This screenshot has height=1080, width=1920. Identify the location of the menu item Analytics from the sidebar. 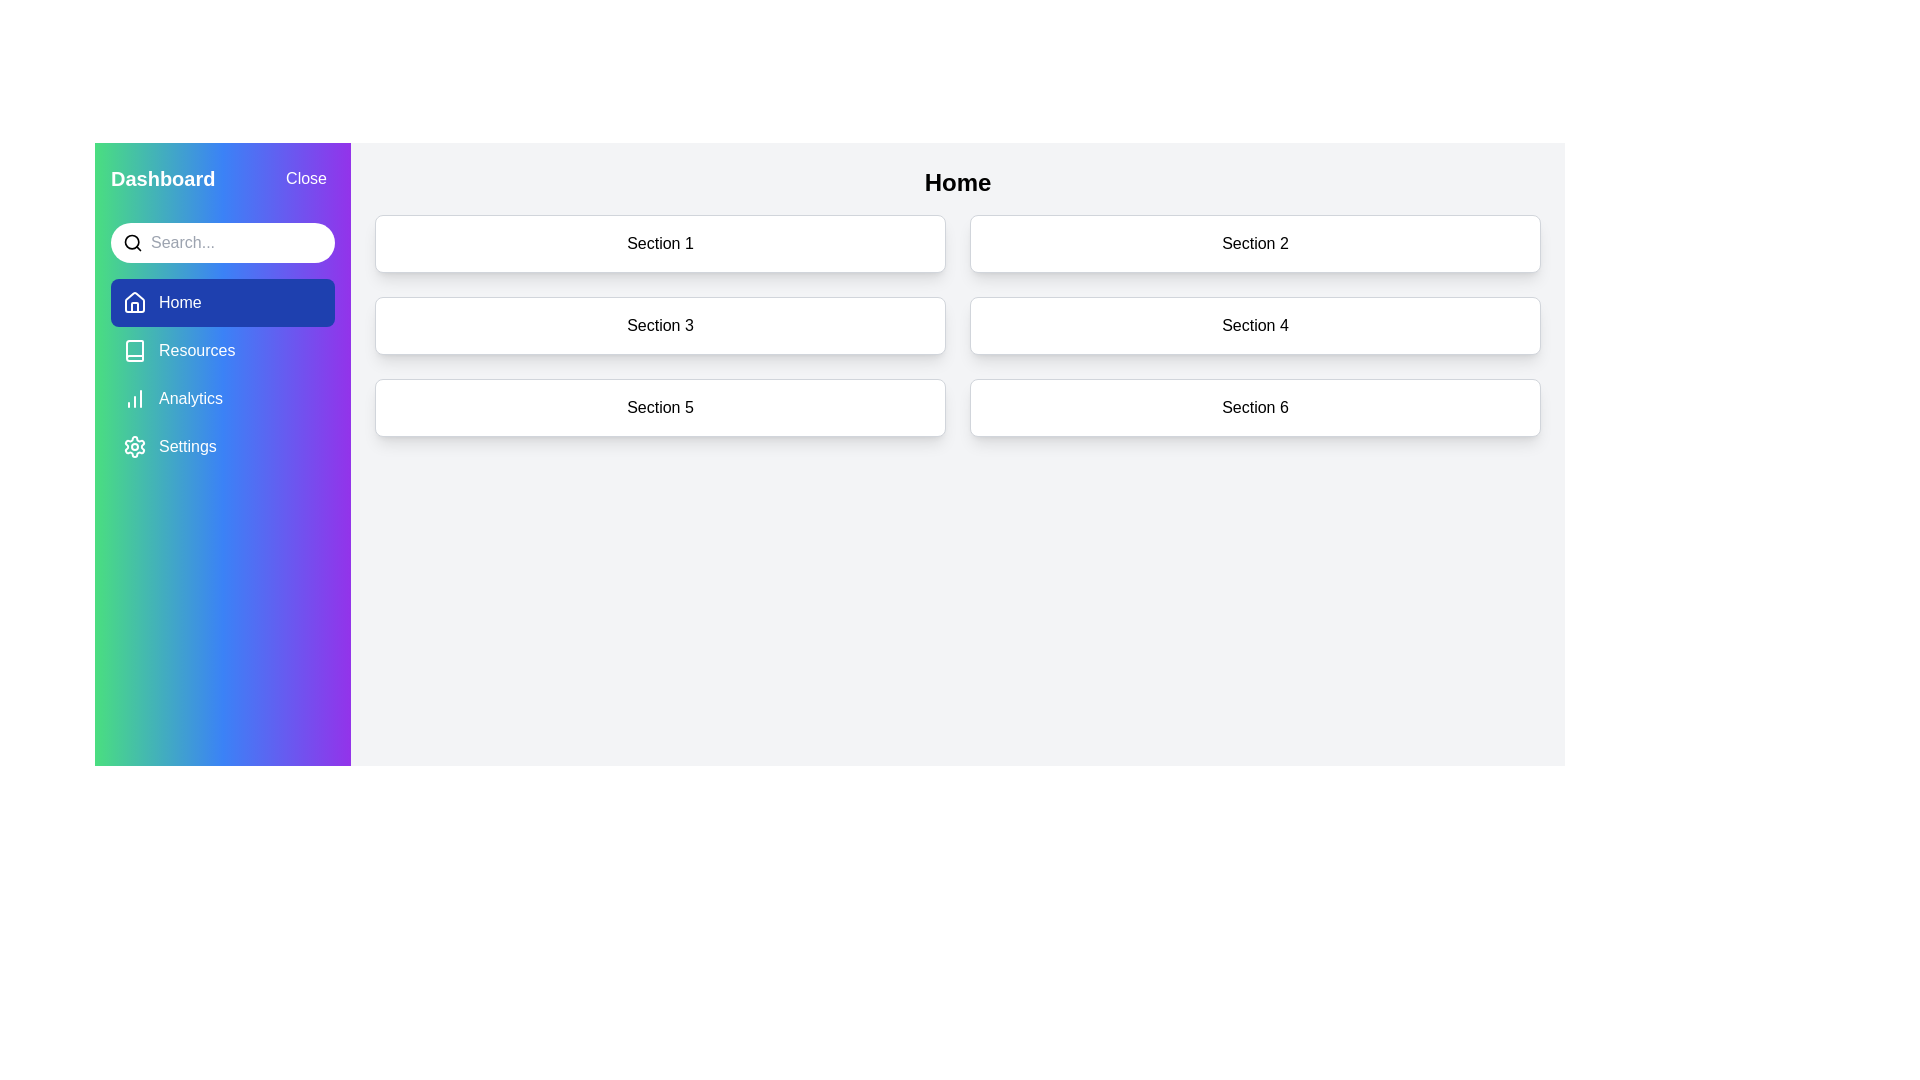
(222, 398).